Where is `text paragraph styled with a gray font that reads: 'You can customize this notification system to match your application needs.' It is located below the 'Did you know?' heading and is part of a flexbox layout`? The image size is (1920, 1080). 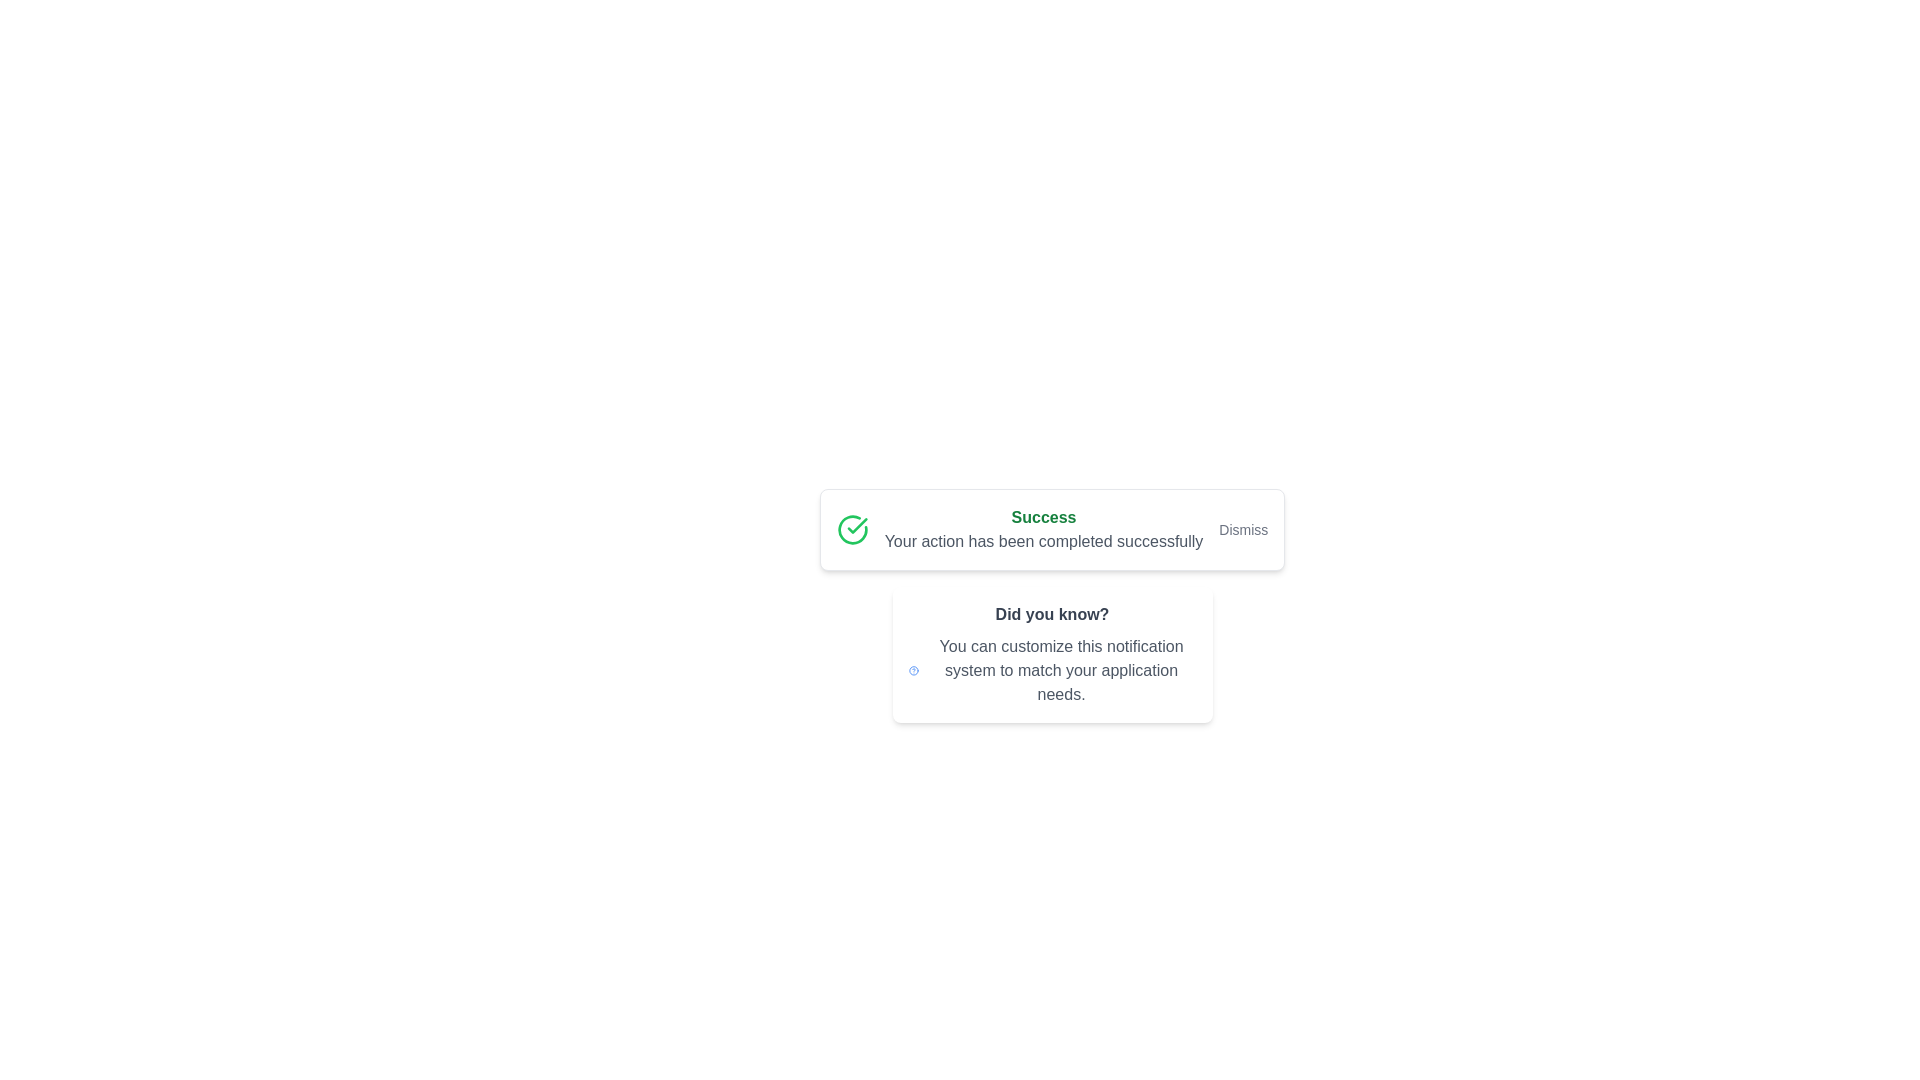
text paragraph styled with a gray font that reads: 'You can customize this notification system to match your application needs.' It is located below the 'Did you know?' heading and is part of a flexbox layout is located at coordinates (1060, 671).